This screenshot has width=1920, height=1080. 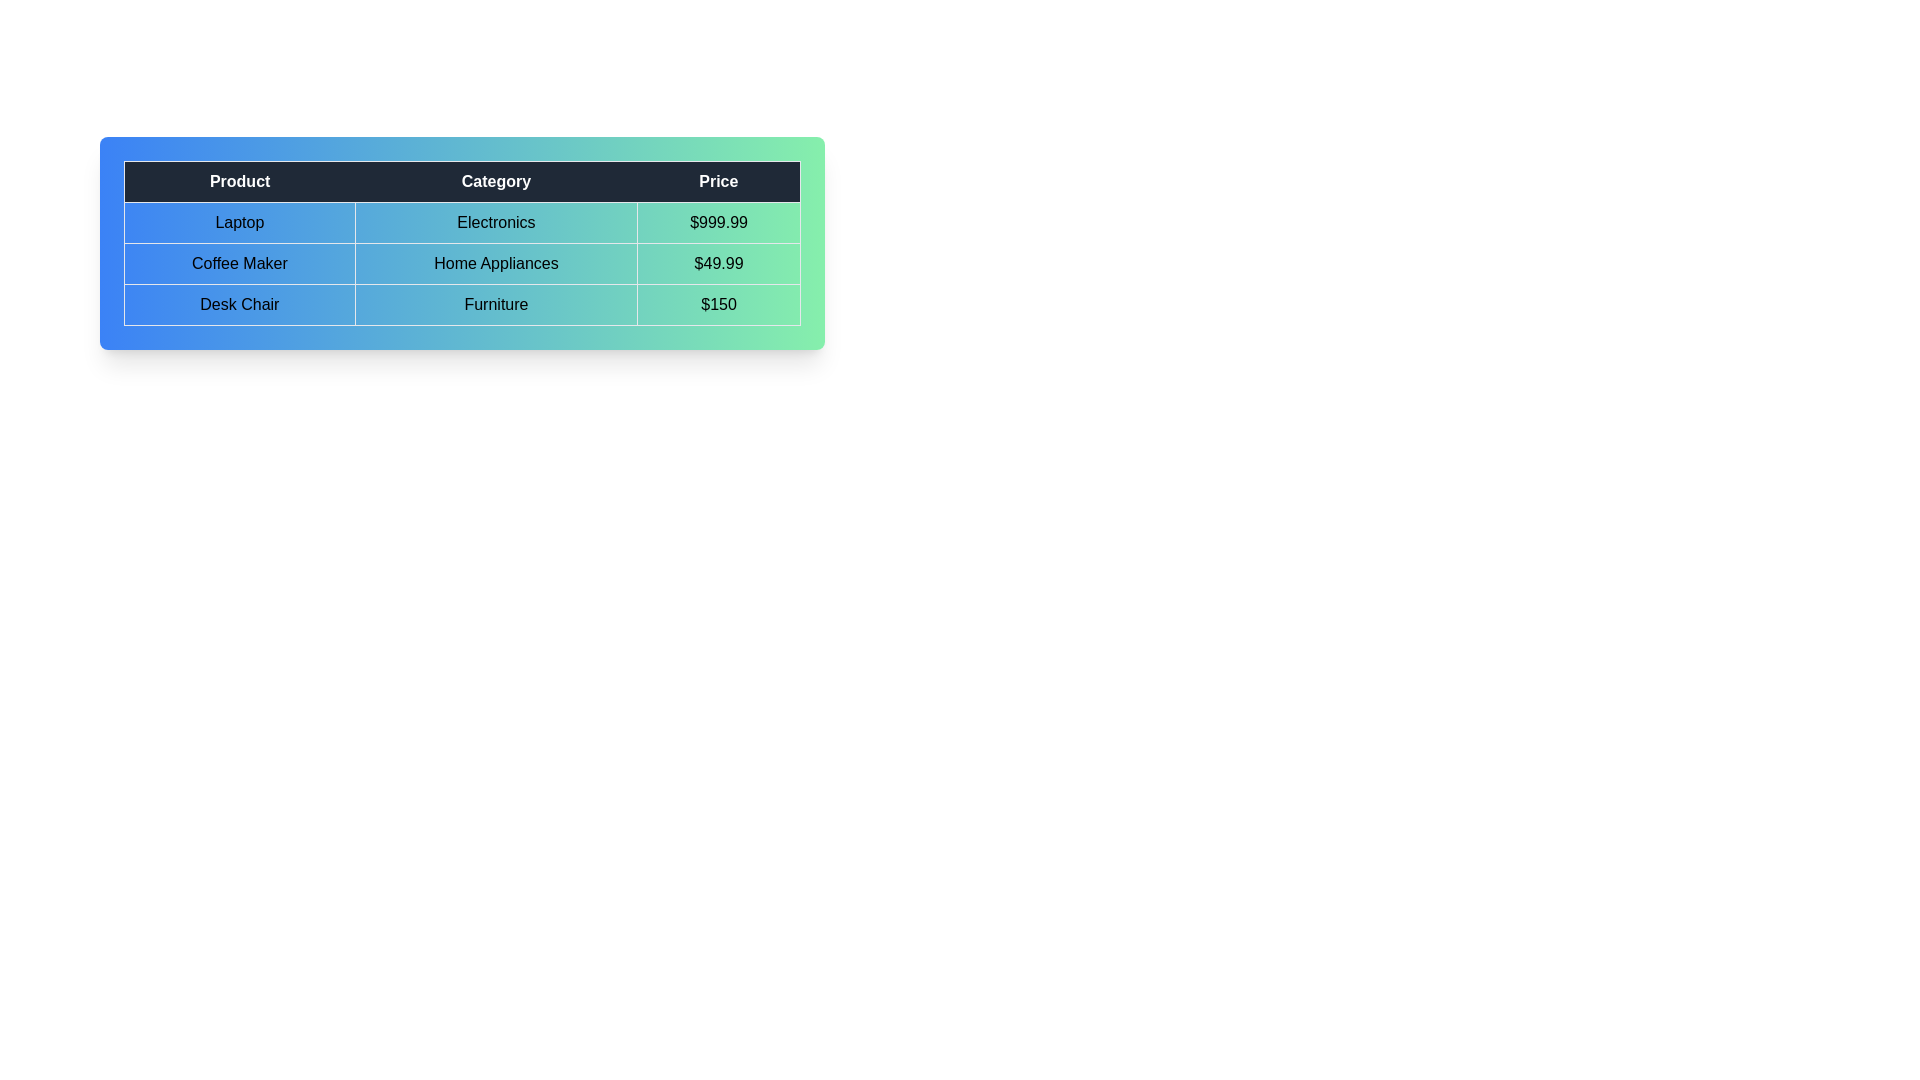 I want to click on the 'Furniture' label which displays in black text on a light gradient background, located in the middle cell of the third row in a grid structure, so click(x=496, y=304).